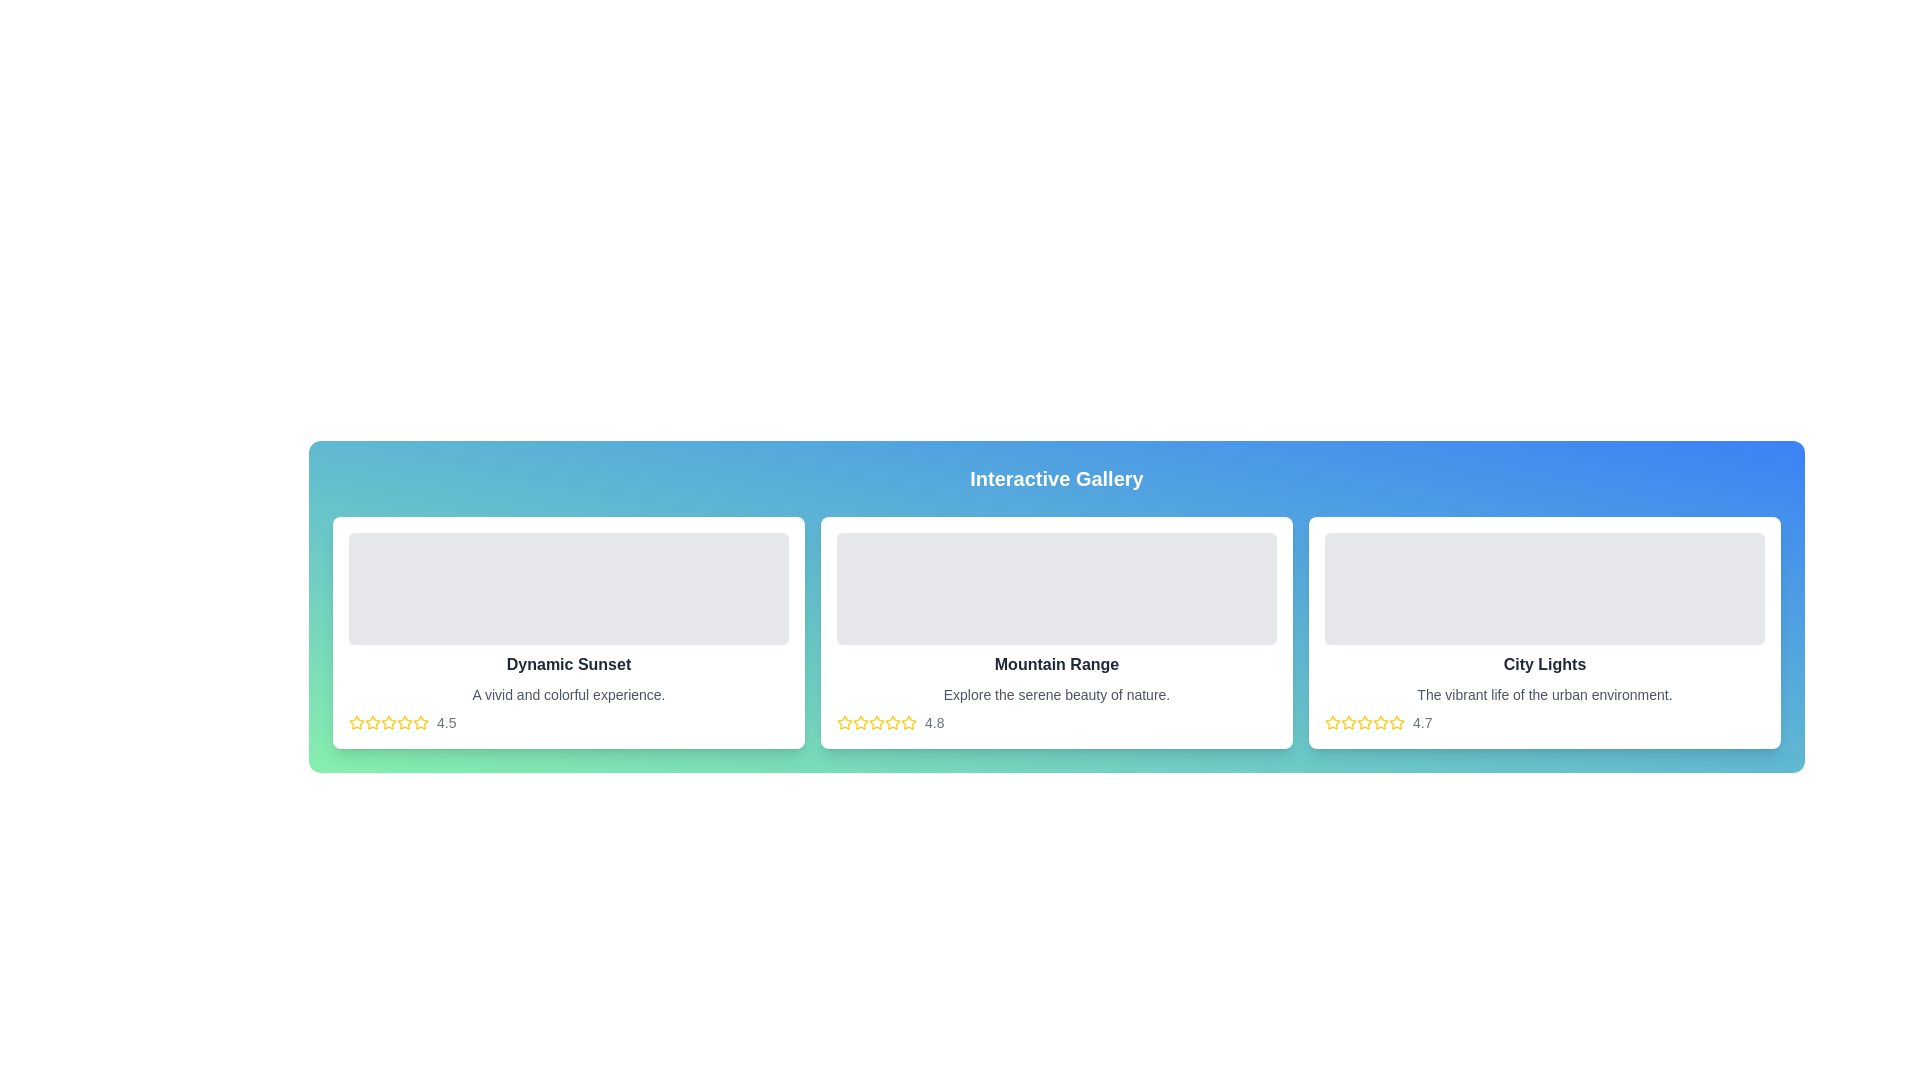 The height and width of the screenshot is (1080, 1920). Describe the element at coordinates (568, 722) in the screenshot. I see `the rating value displayed in the Rating Display element consisting of five yellow stars and the numerical rating '4.5' in gray font, located at the bottom of the 'Dynamic Sunset' card` at that location.